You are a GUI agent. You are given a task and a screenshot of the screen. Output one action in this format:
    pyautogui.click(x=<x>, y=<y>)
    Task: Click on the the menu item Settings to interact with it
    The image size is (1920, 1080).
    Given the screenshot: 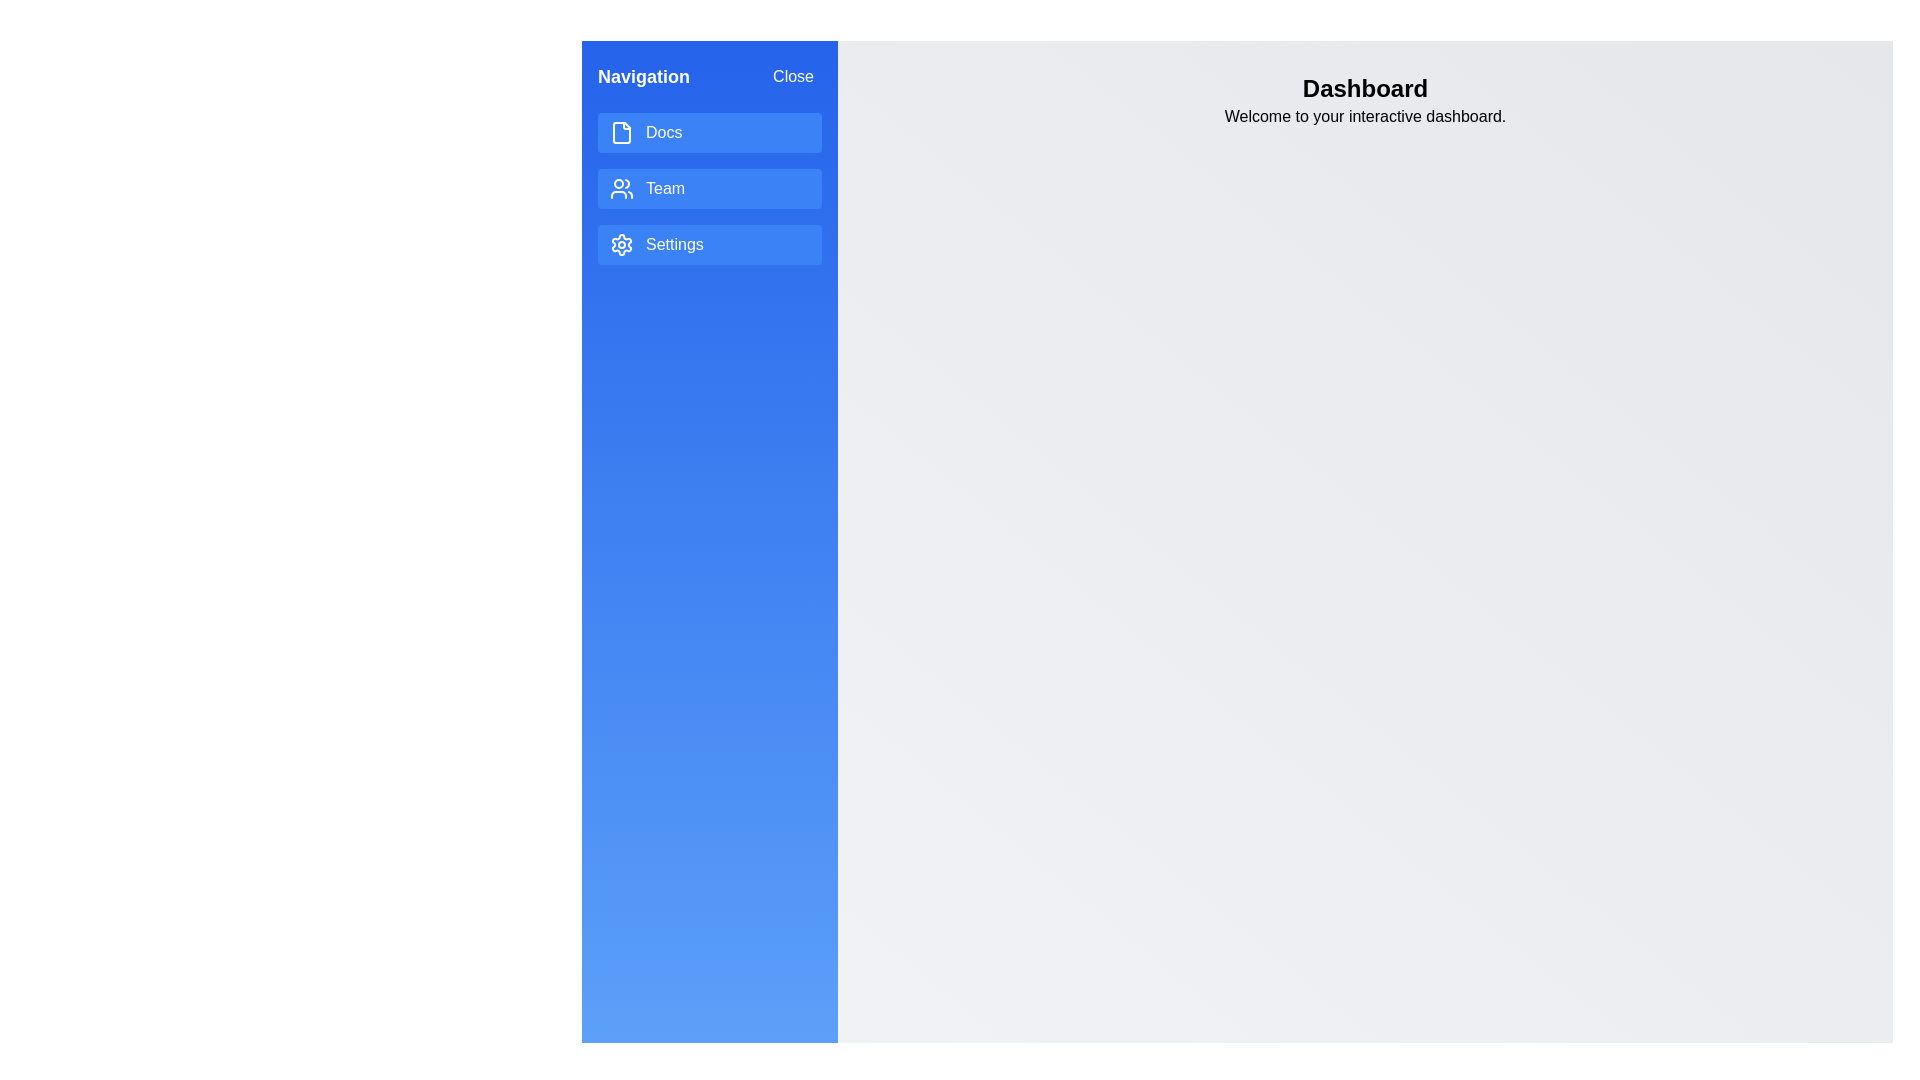 What is the action you would take?
    pyautogui.click(x=710, y=244)
    